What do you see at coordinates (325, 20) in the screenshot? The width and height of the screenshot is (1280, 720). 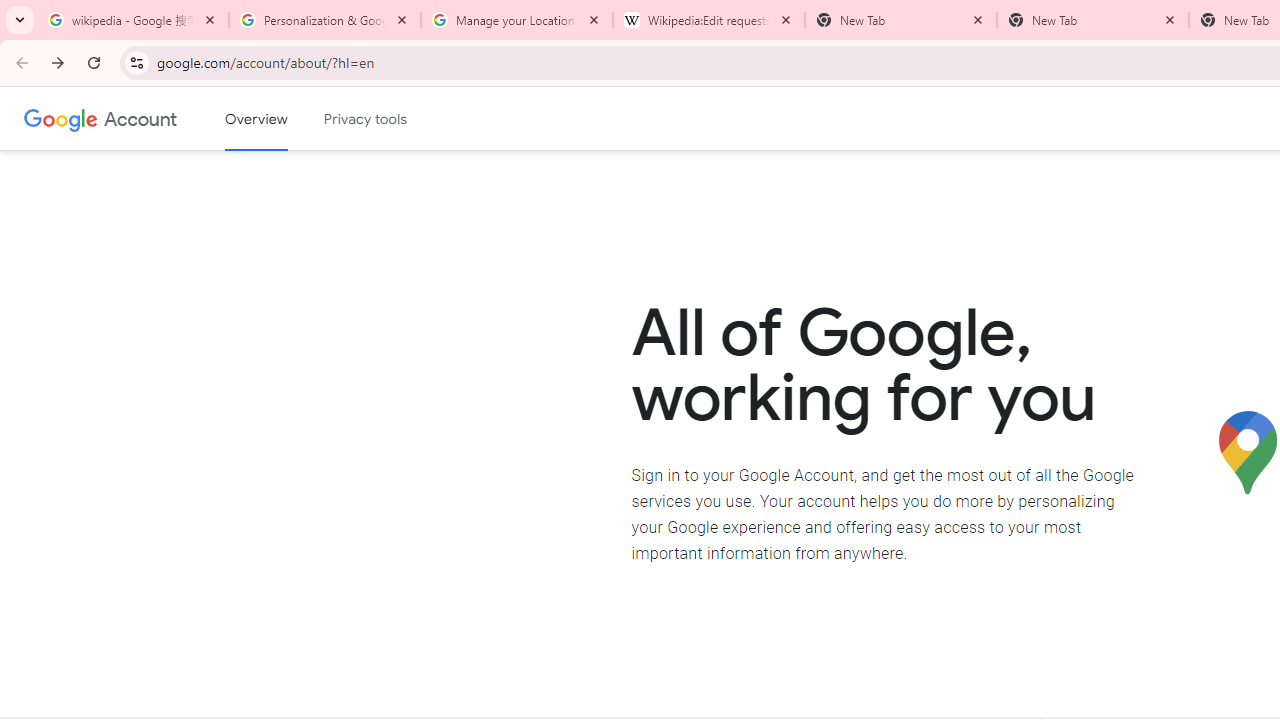 I see `'Personalization & Google Search results - Google Search Help'` at bounding box center [325, 20].